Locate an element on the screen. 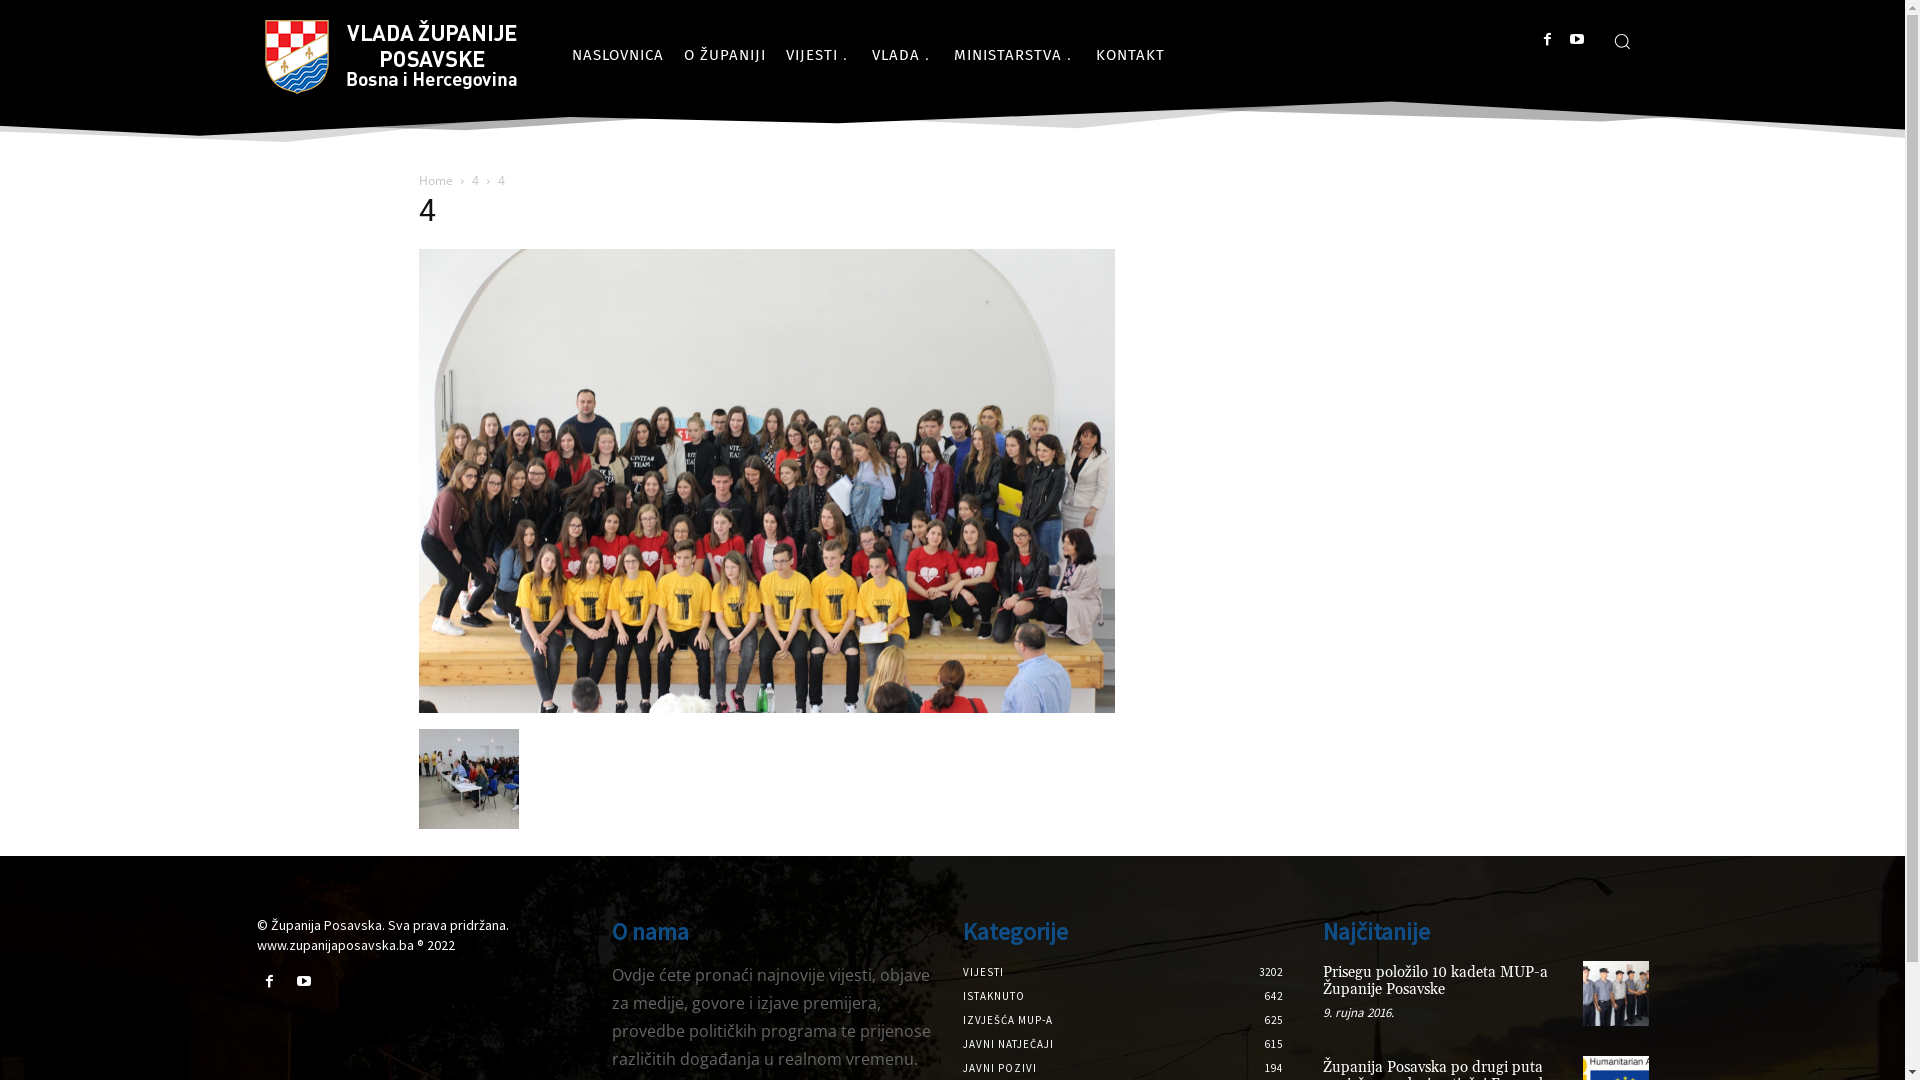 Image resolution: width=1920 pixels, height=1080 pixels. 'Youtube' is located at coordinates (303, 981).